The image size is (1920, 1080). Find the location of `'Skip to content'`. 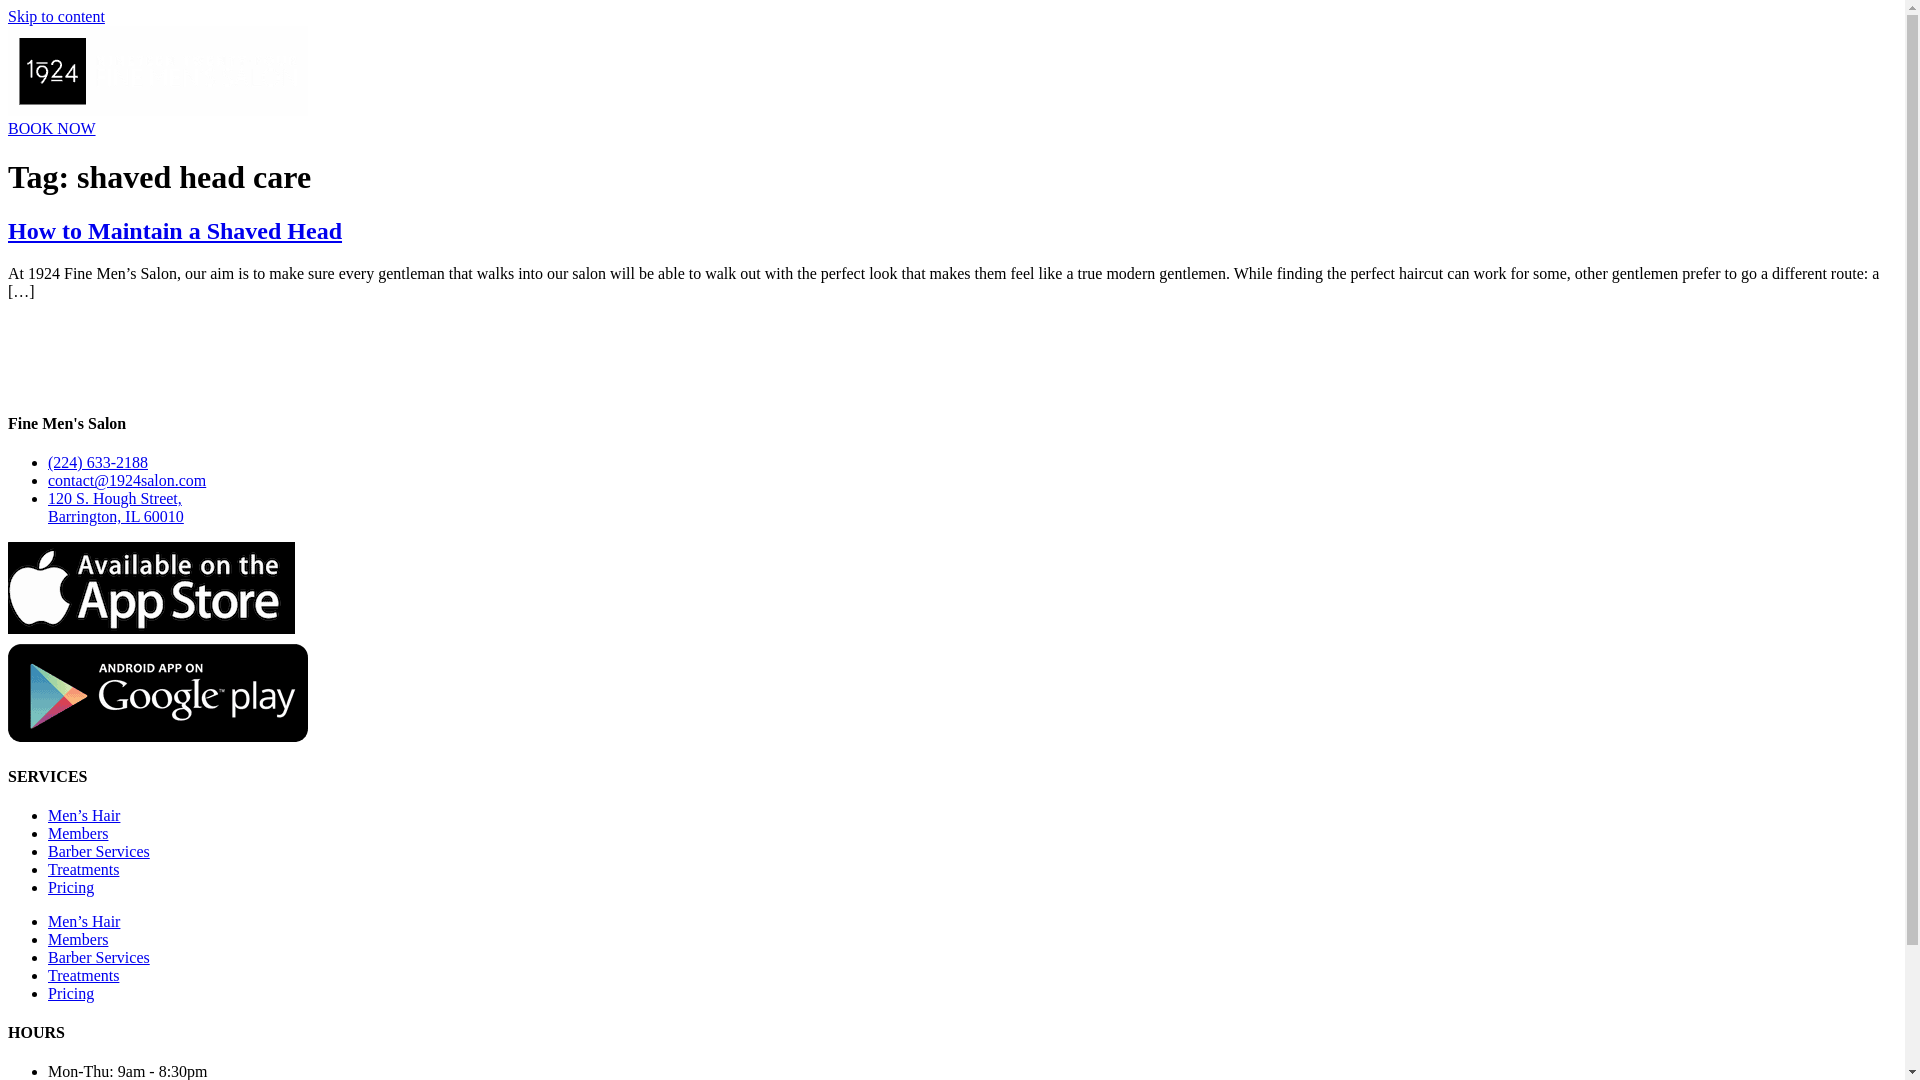

'Skip to content' is located at coordinates (56, 16).